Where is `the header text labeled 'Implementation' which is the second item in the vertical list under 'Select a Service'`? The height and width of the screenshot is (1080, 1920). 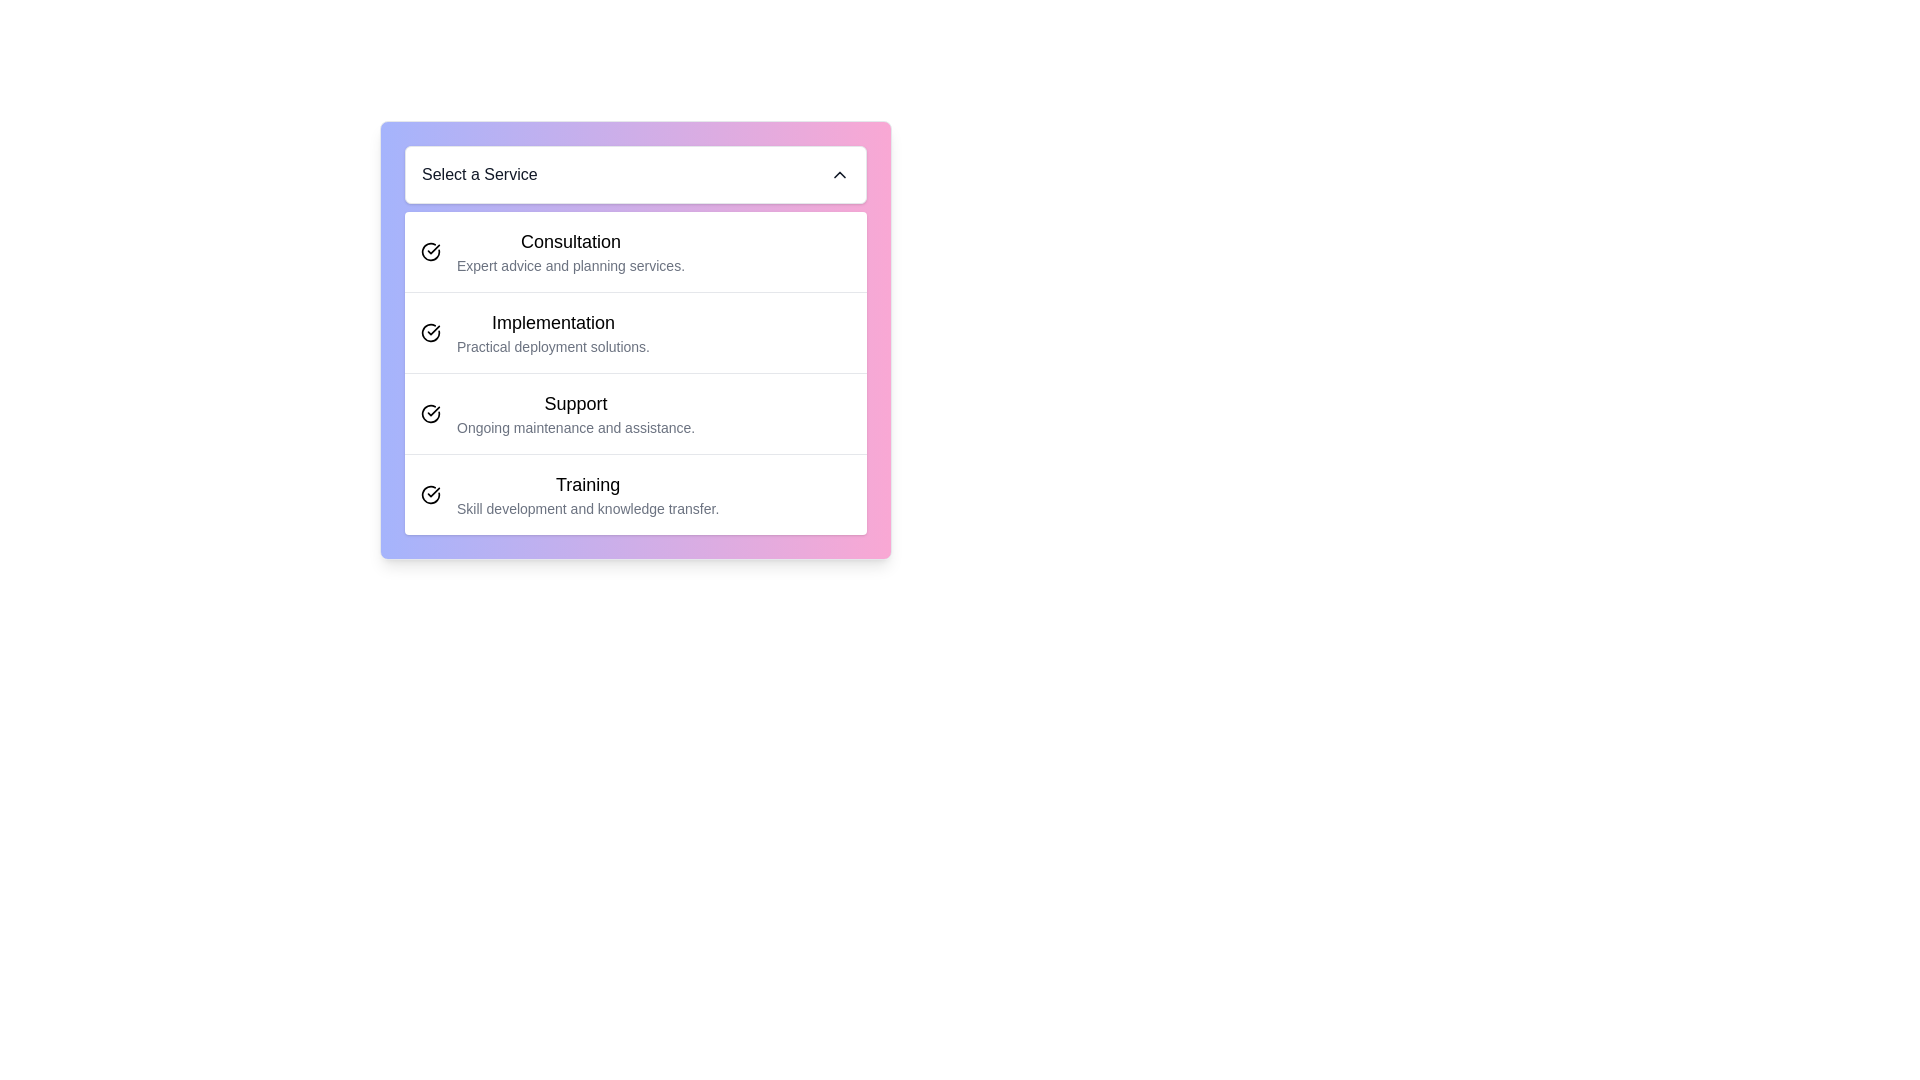 the header text labeled 'Implementation' which is the second item in the vertical list under 'Select a Service' is located at coordinates (553, 322).